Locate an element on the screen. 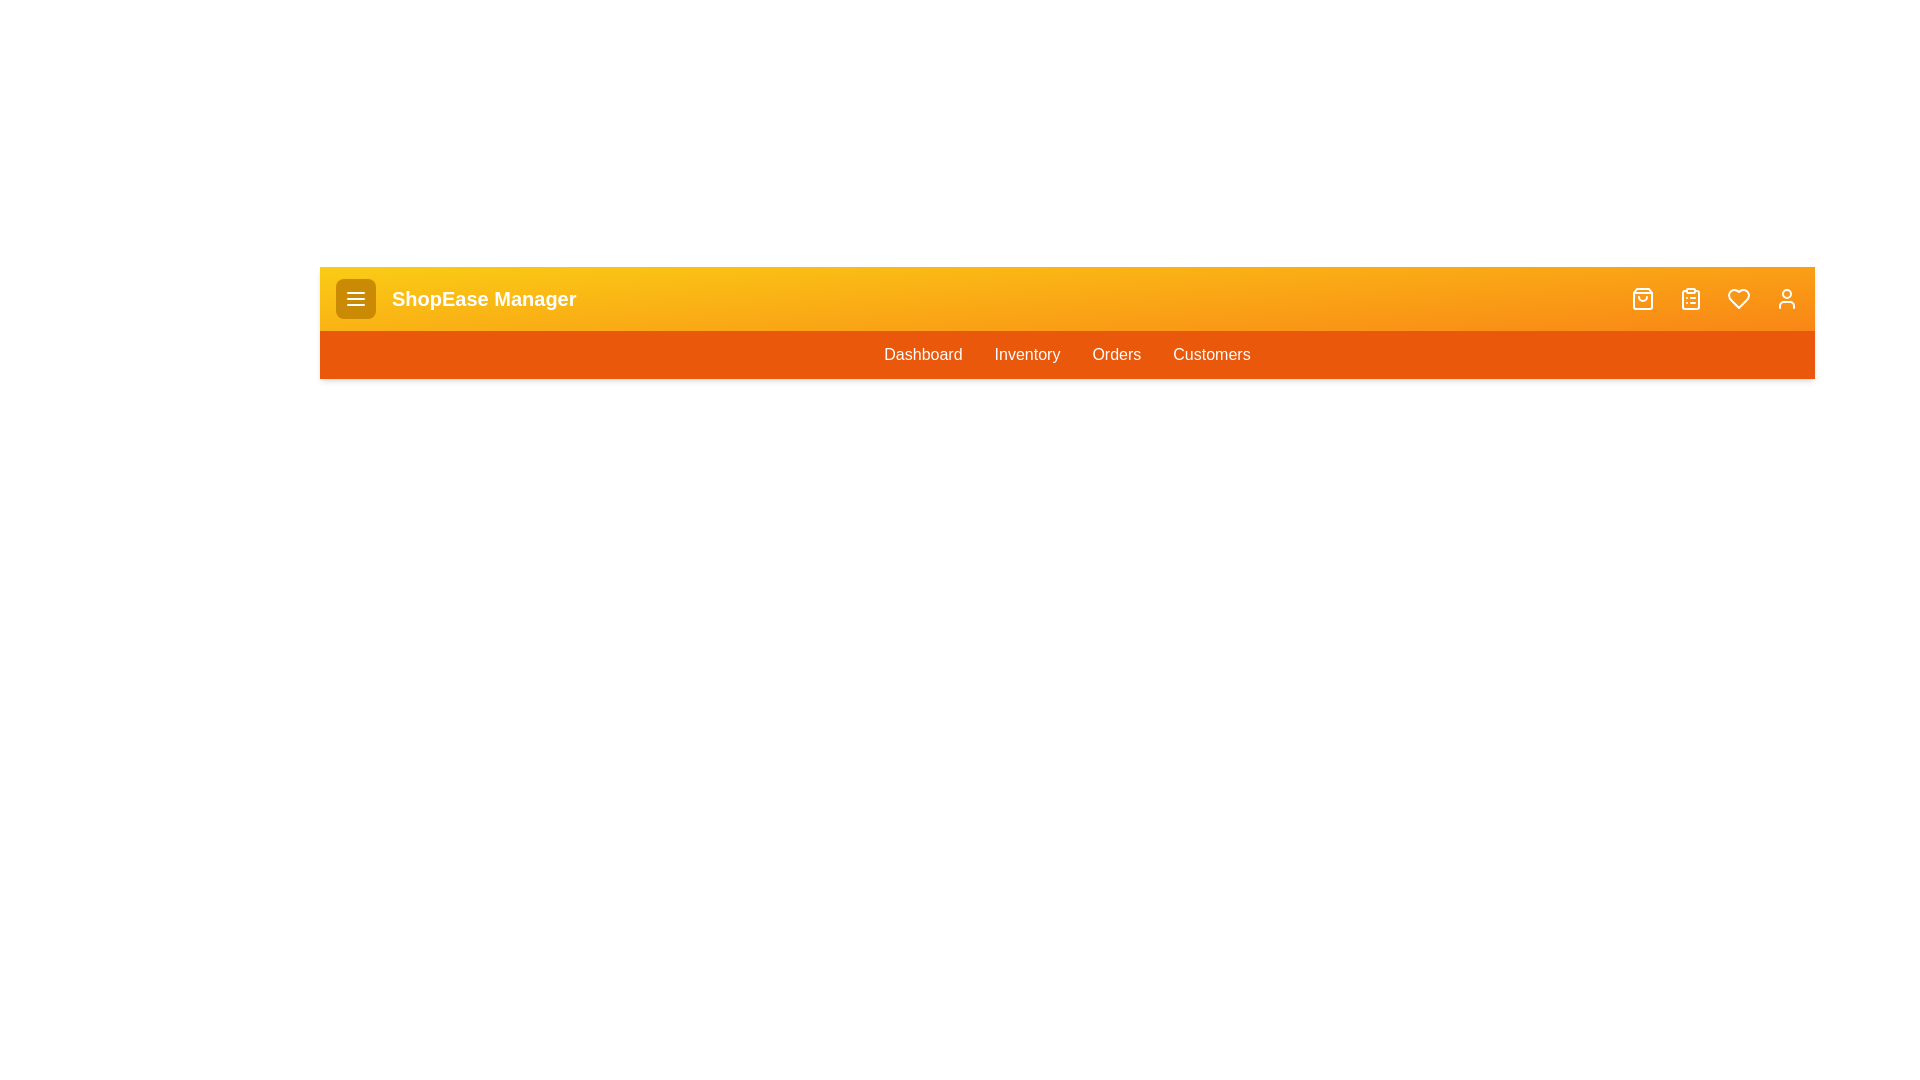 The height and width of the screenshot is (1080, 1920). the navigation link for Orders to navigate to the respective section is located at coordinates (1115, 353).